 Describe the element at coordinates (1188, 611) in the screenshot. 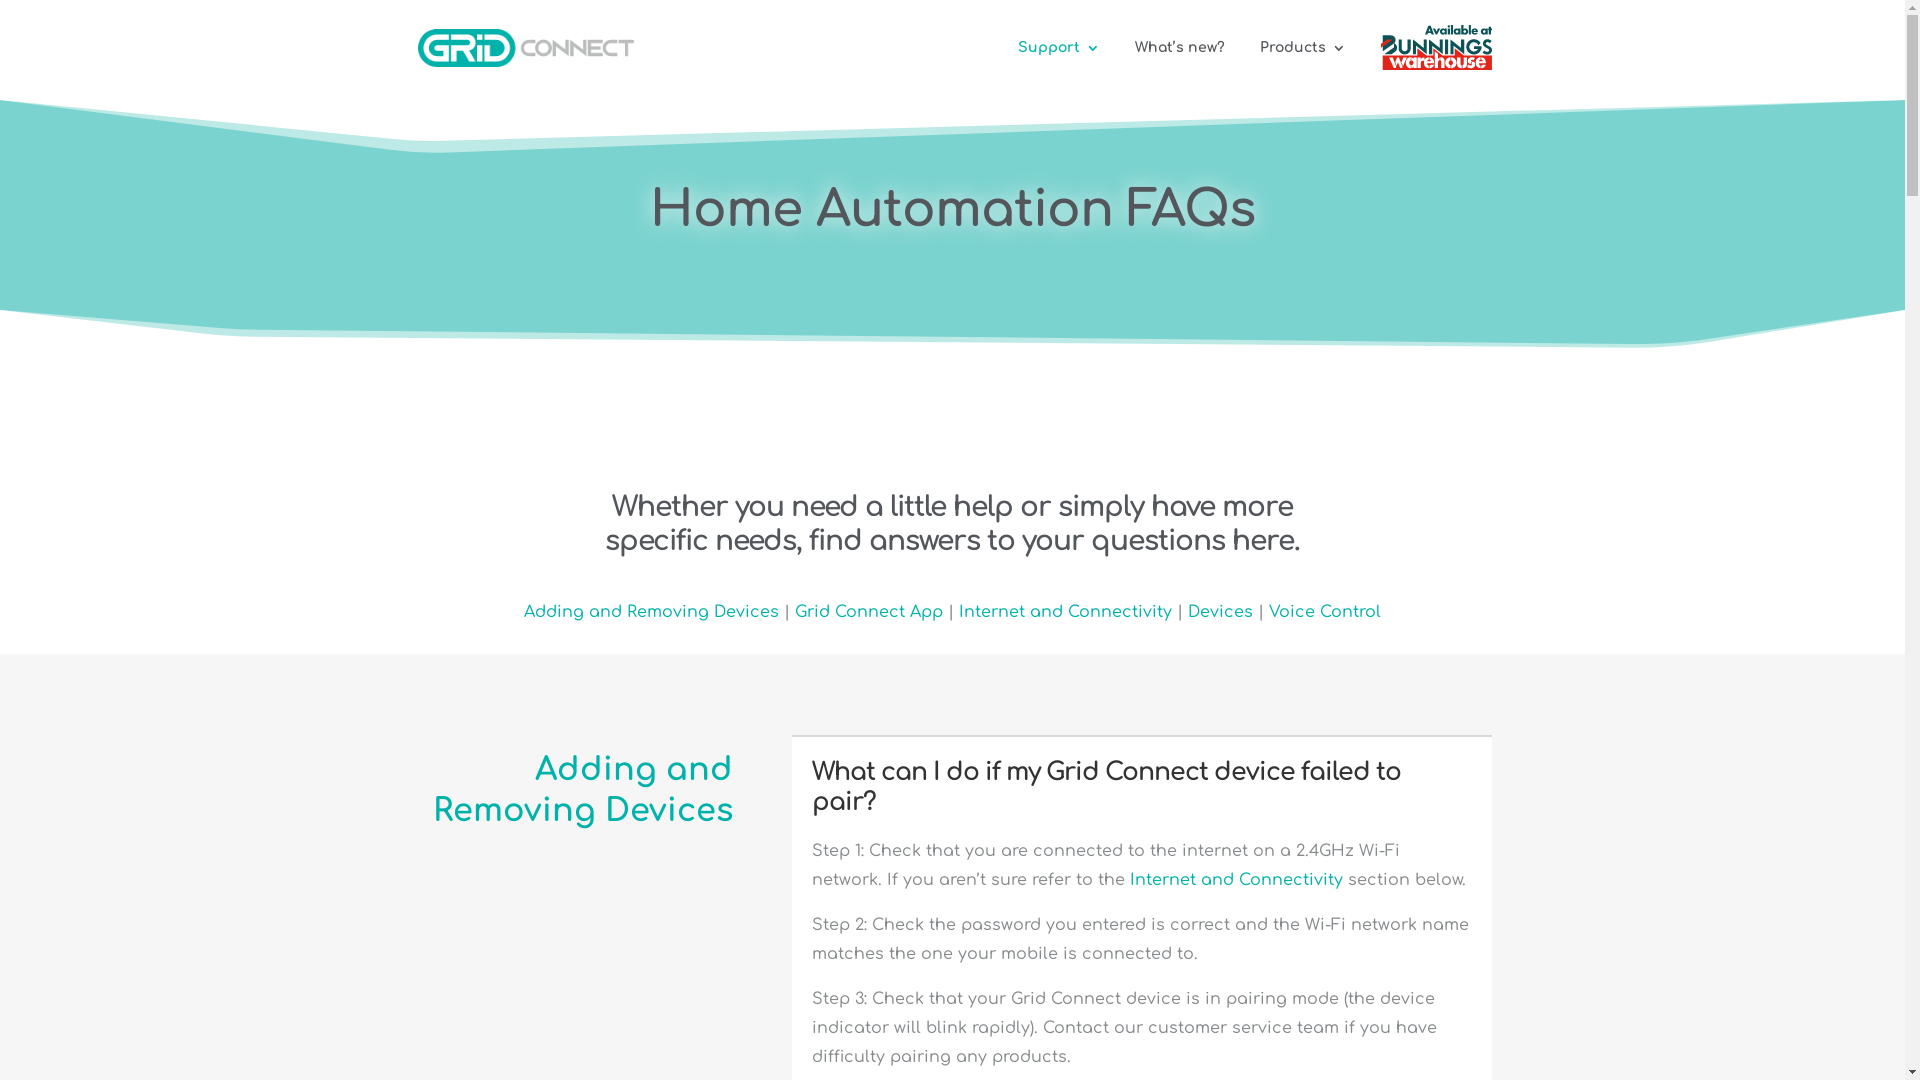

I see `'Devices'` at that location.